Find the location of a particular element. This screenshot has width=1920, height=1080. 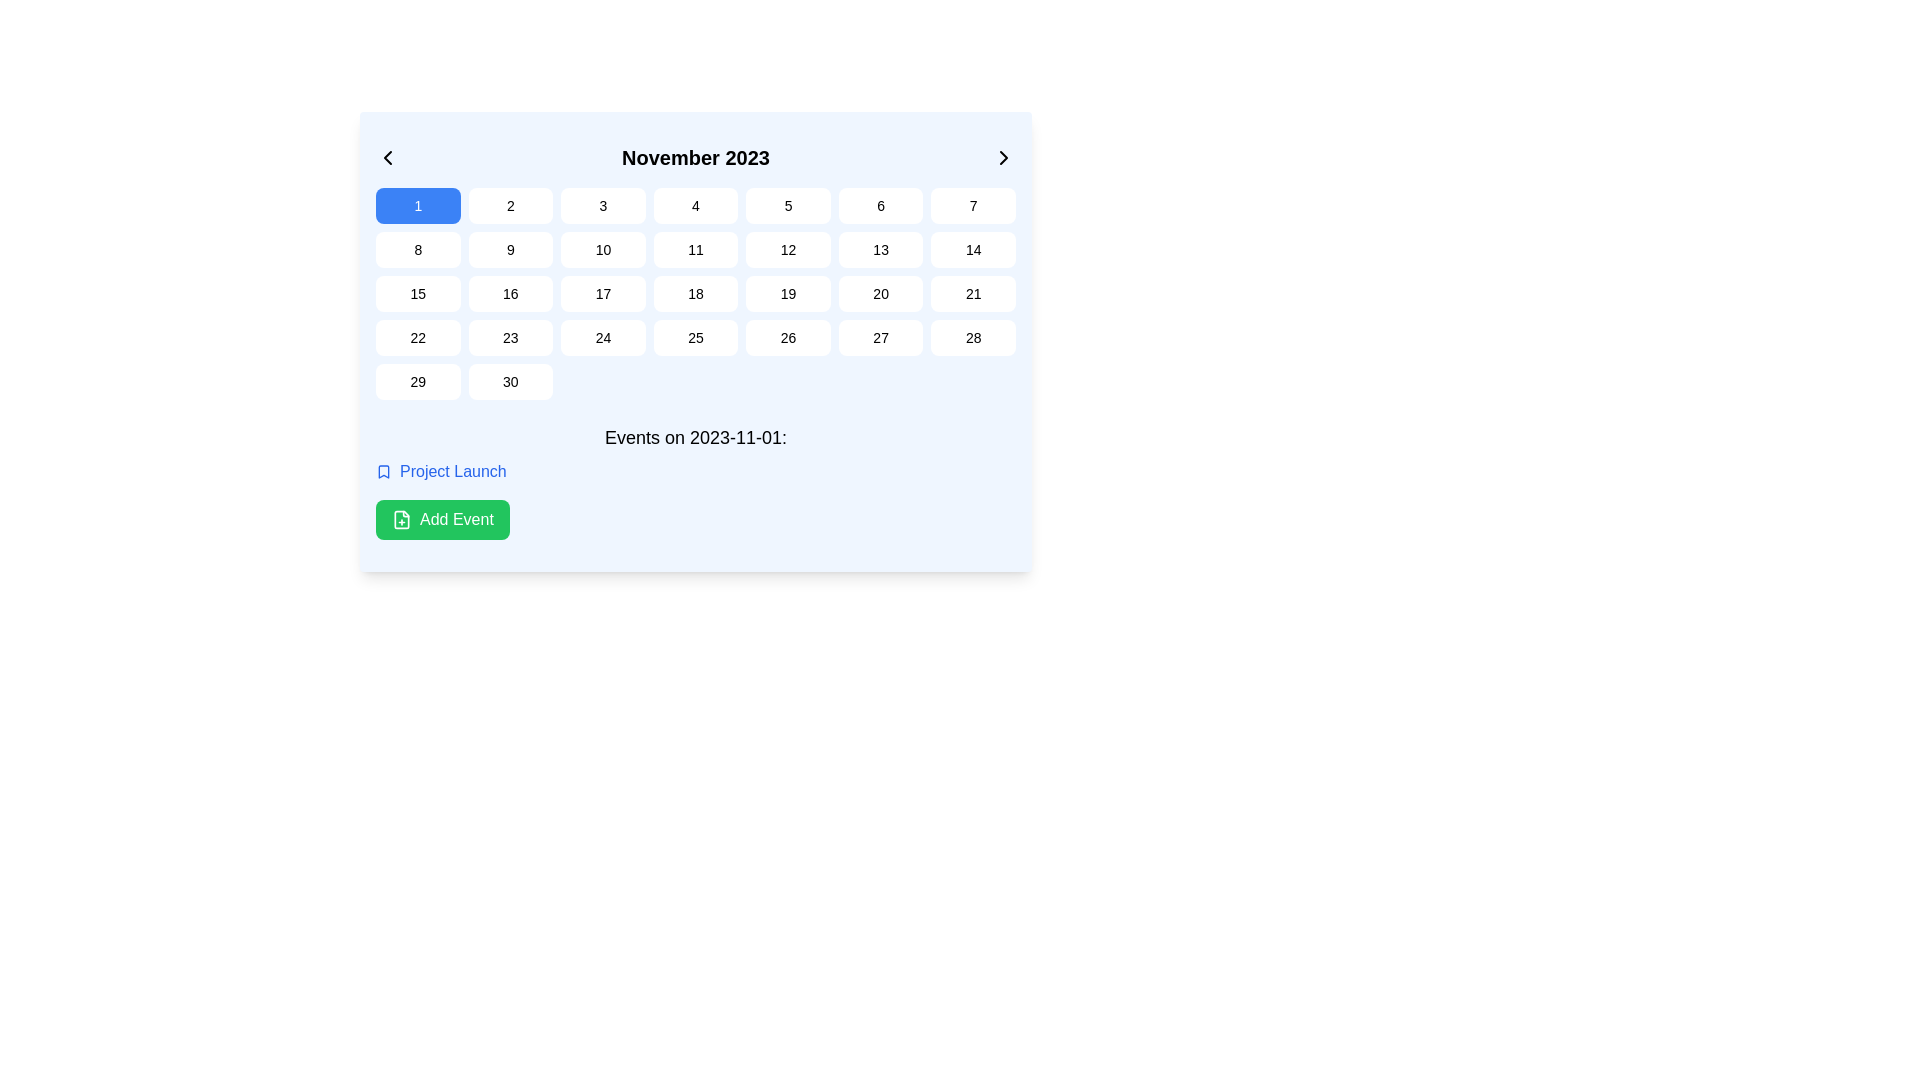

the small rectangular button displaying the number '21' with a white background and black text is located at coordinates (973, 293).